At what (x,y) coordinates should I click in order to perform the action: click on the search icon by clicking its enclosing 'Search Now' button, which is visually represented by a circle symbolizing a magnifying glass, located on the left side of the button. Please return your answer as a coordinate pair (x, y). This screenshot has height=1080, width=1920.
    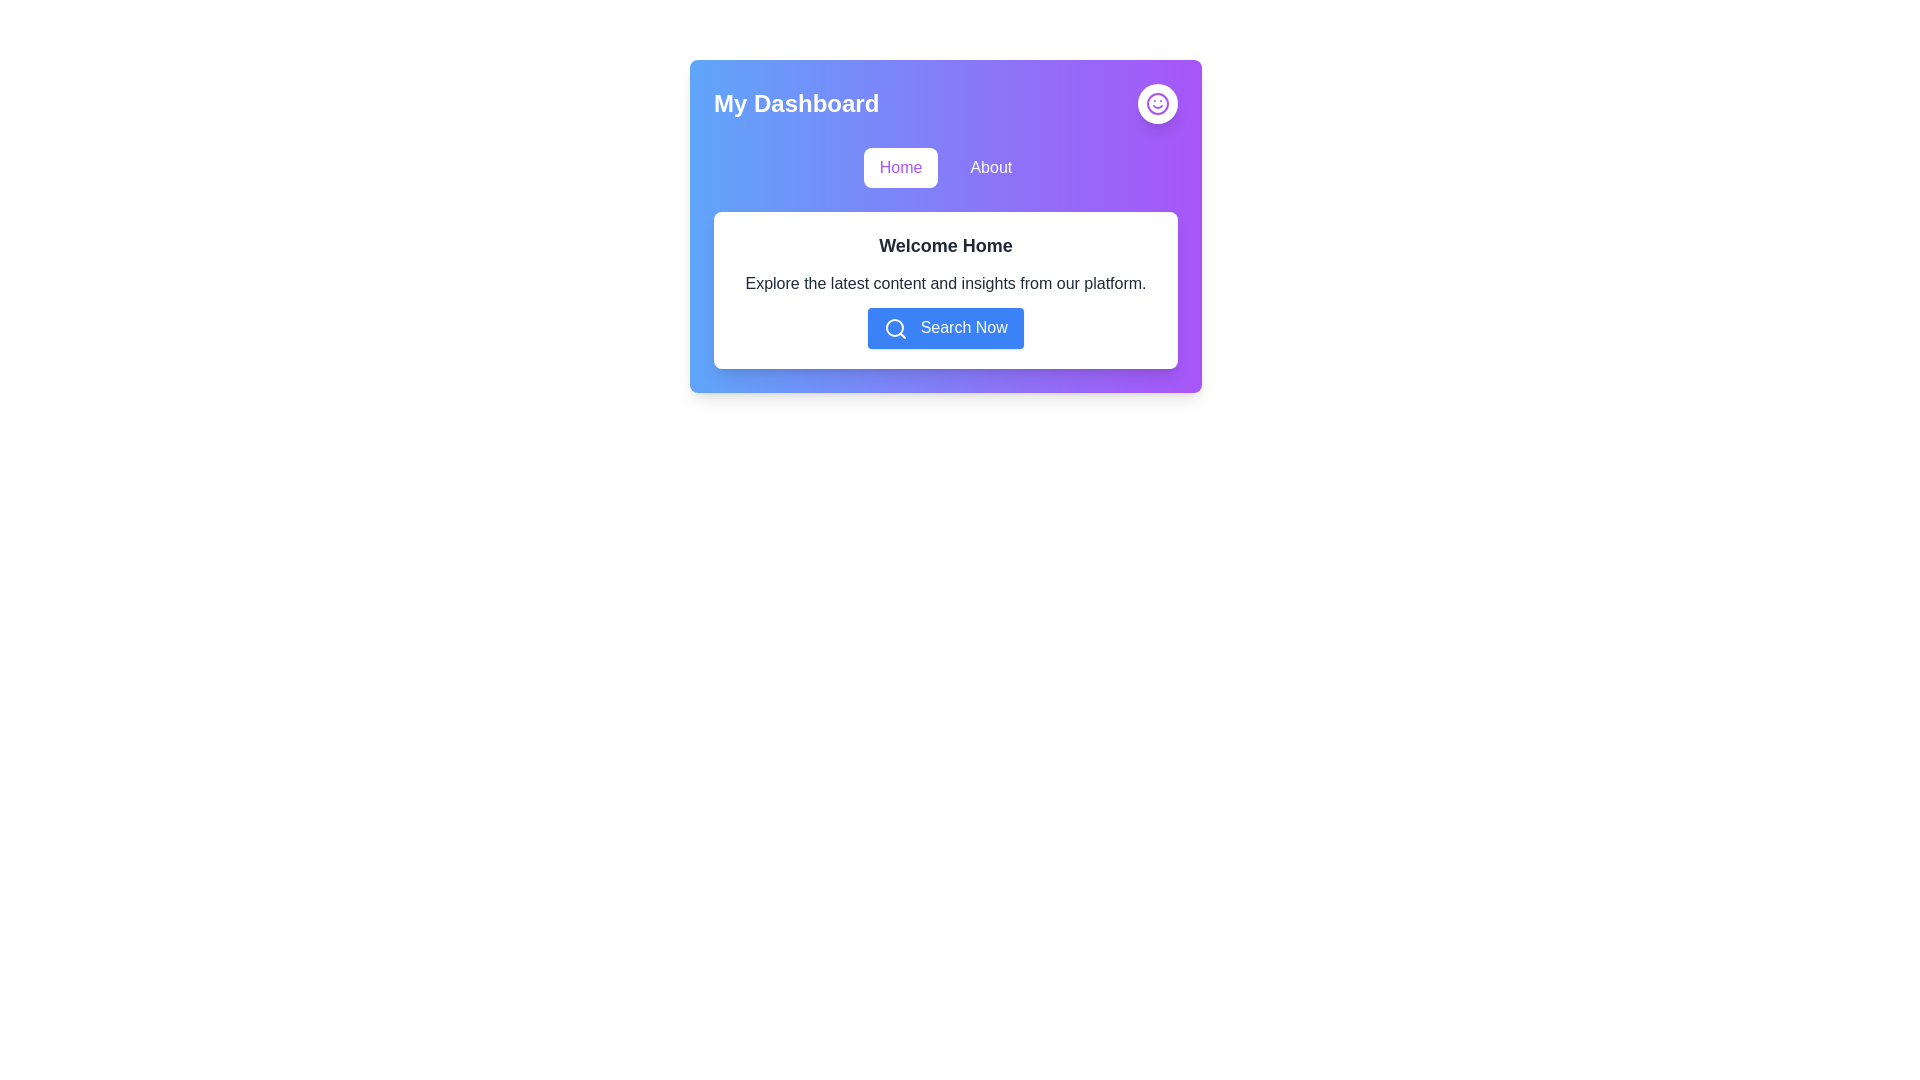
    Looking at the image, I should click on (894, 326).